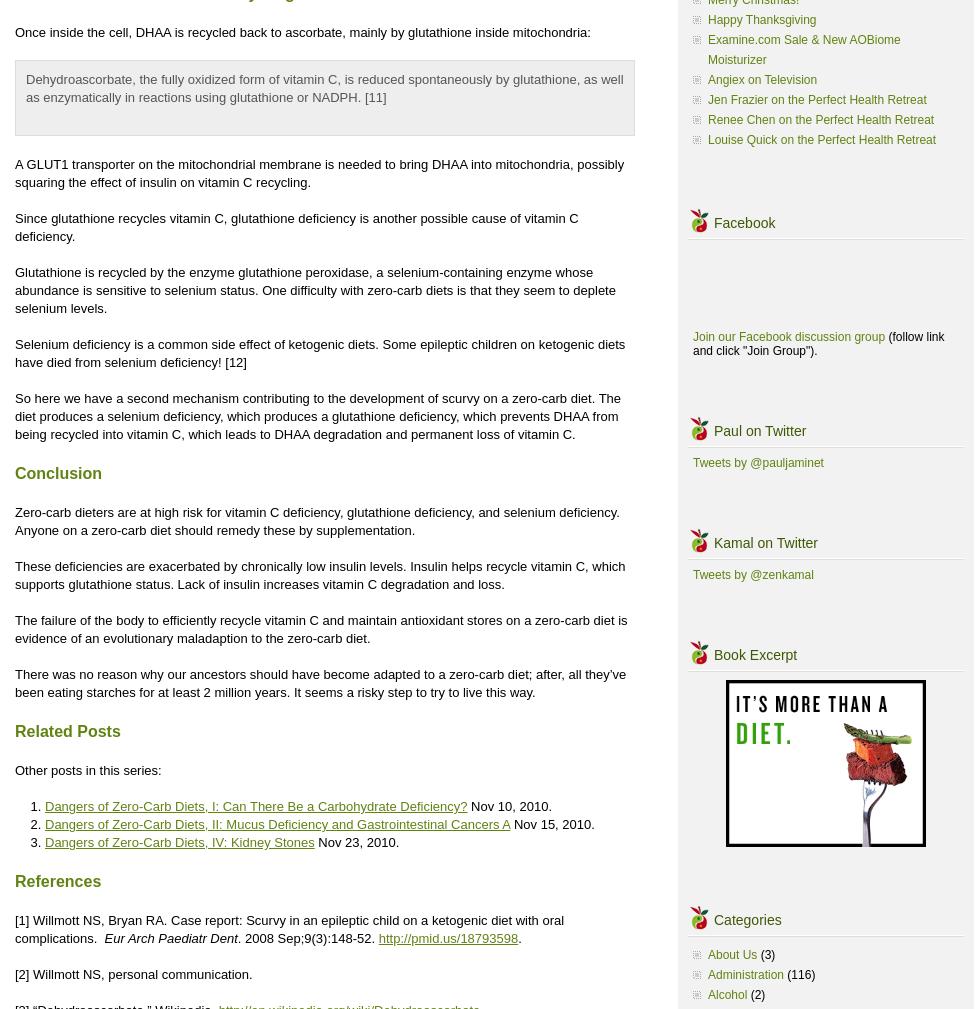 This screenshot has width=980, height=1009. I want to click on 'Categories', so click(747, 918).